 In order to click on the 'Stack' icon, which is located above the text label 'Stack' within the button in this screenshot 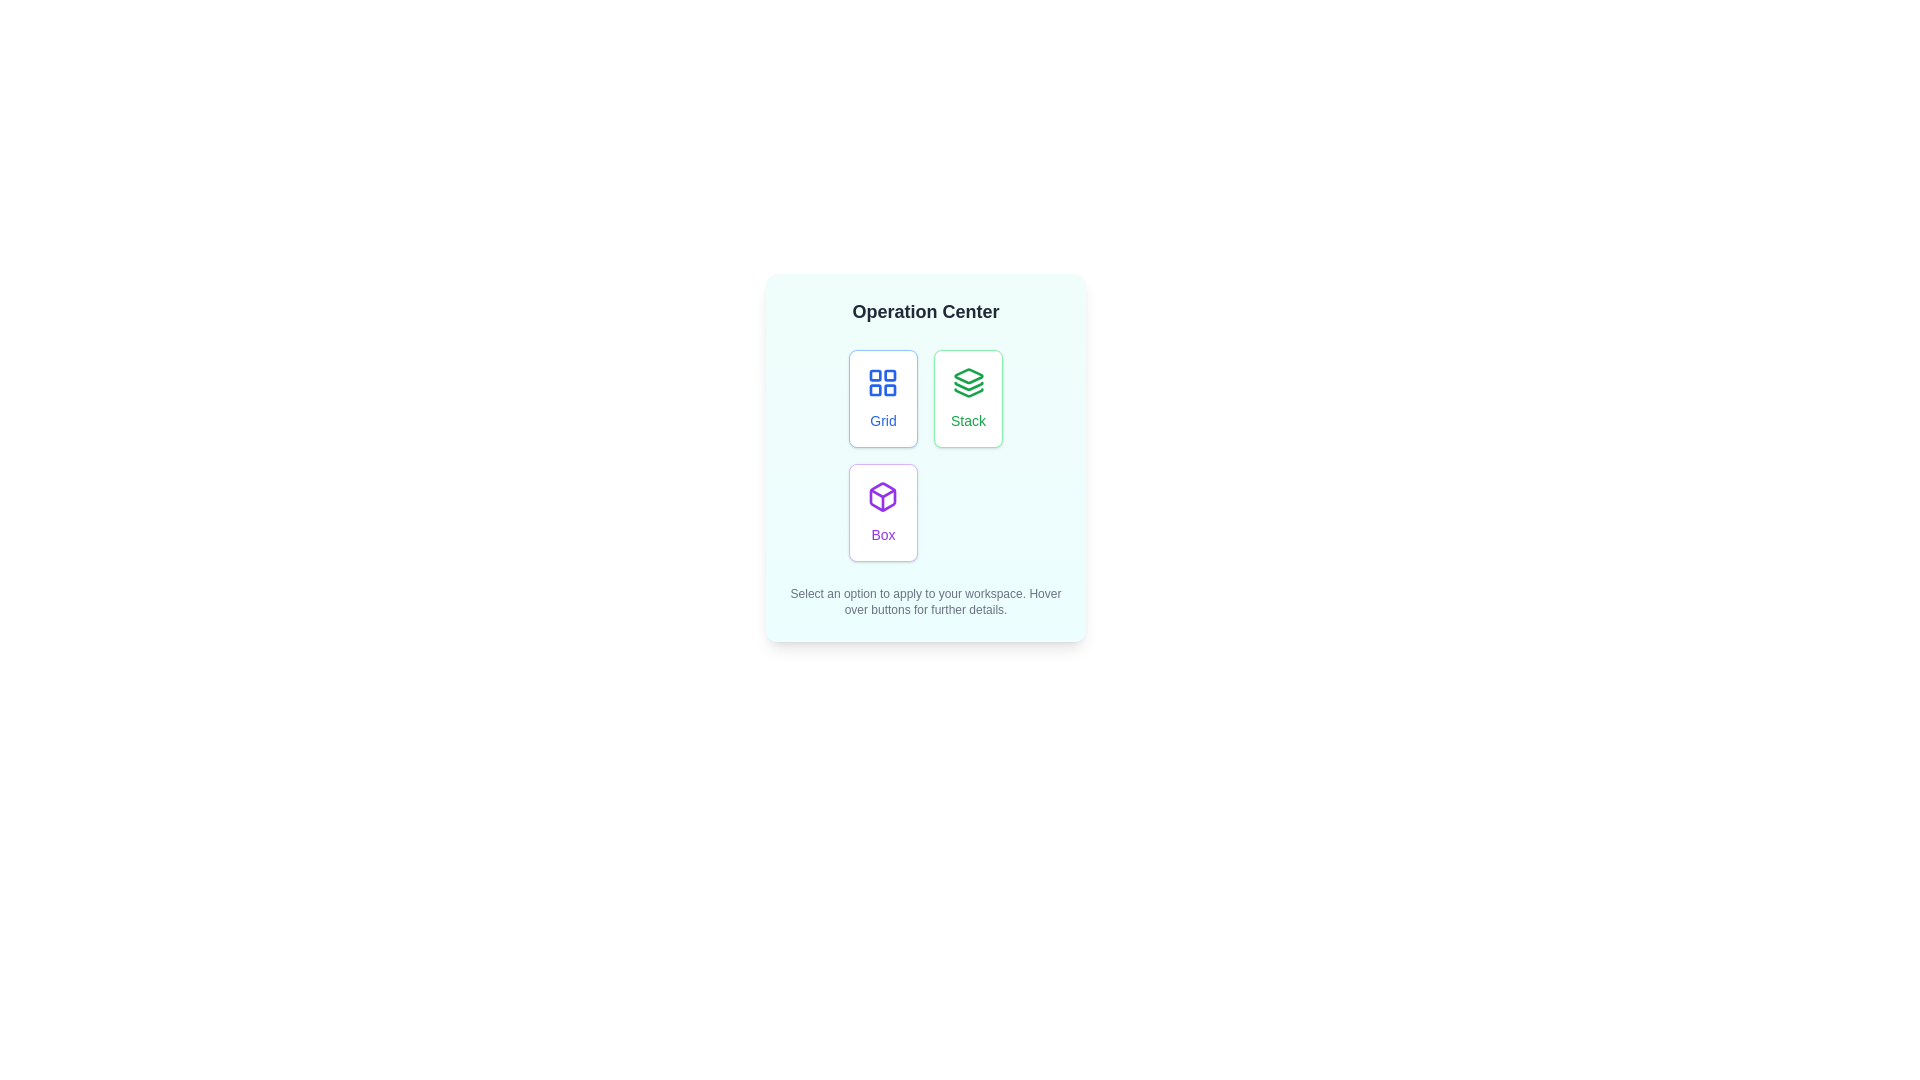, I will do `click(968, 382)`.